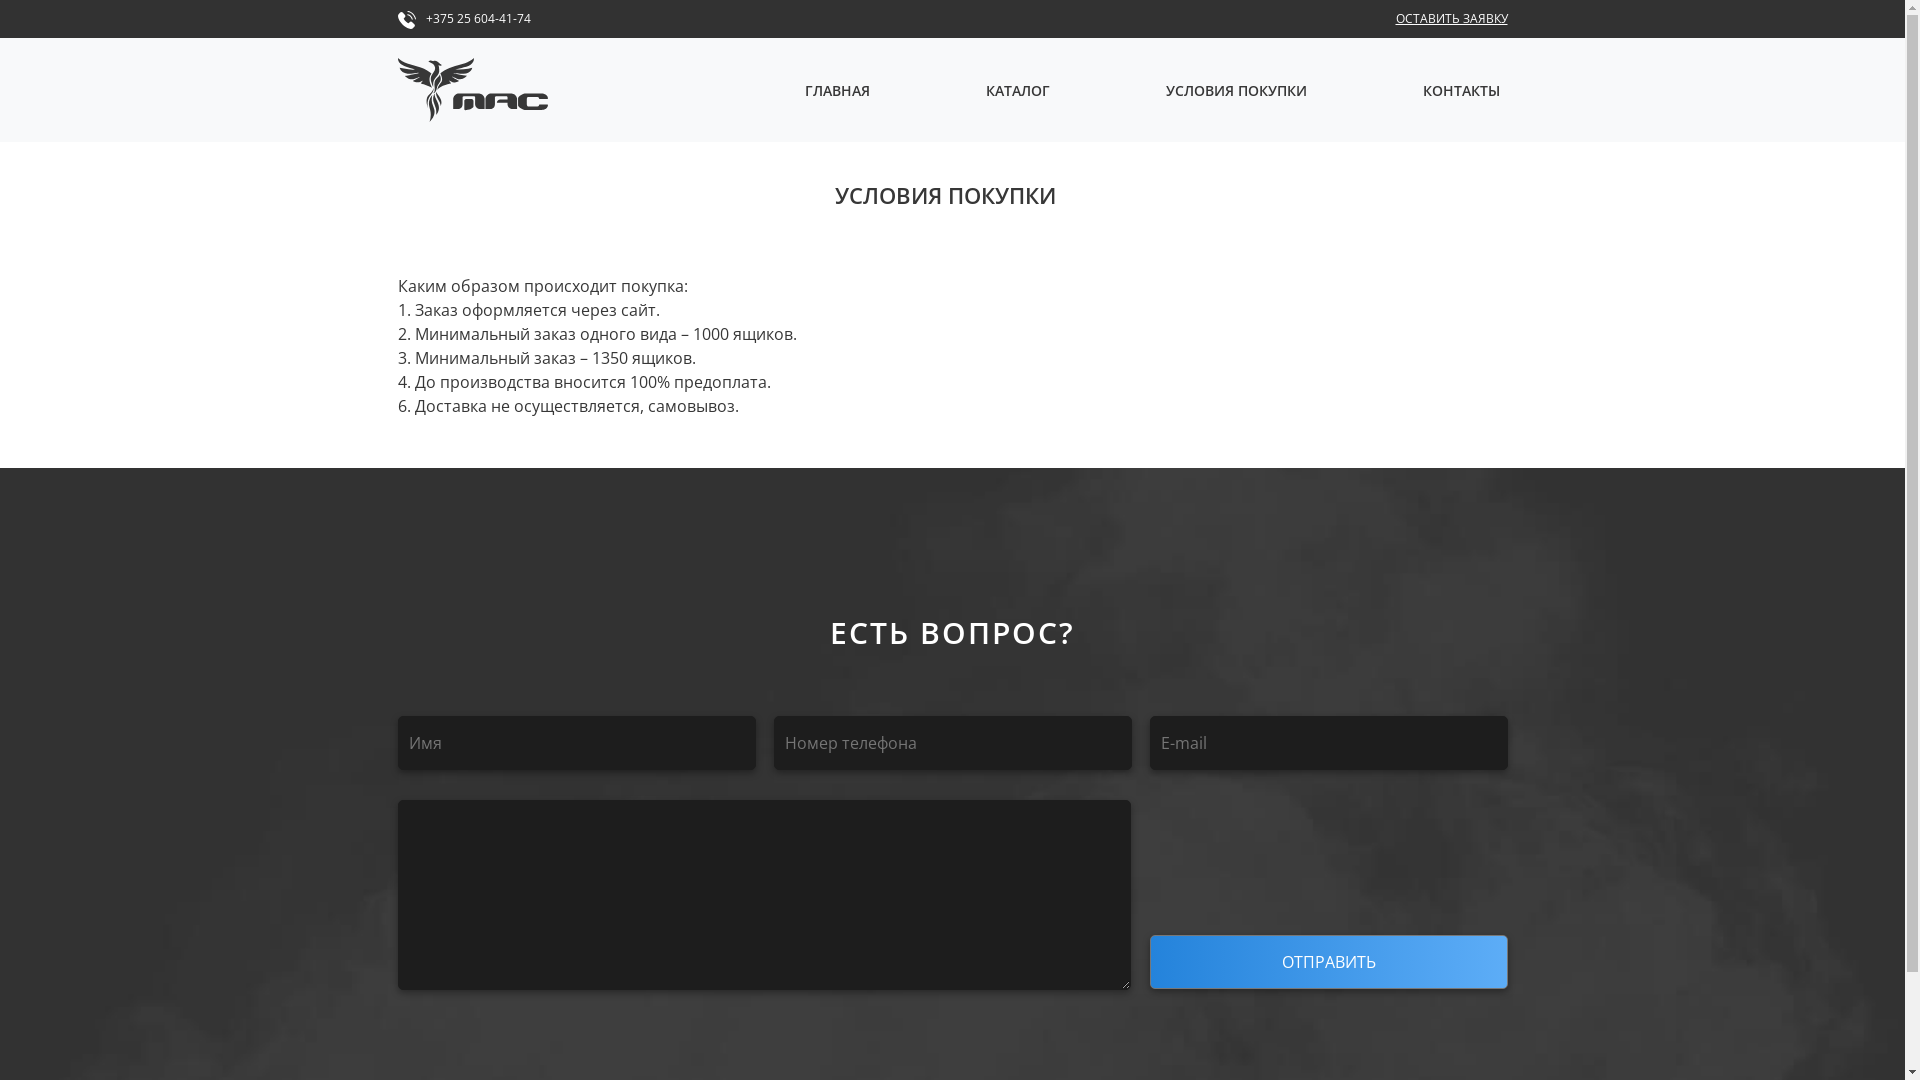  I want to click on '+375 25 604-41-74', so click(477, 18).